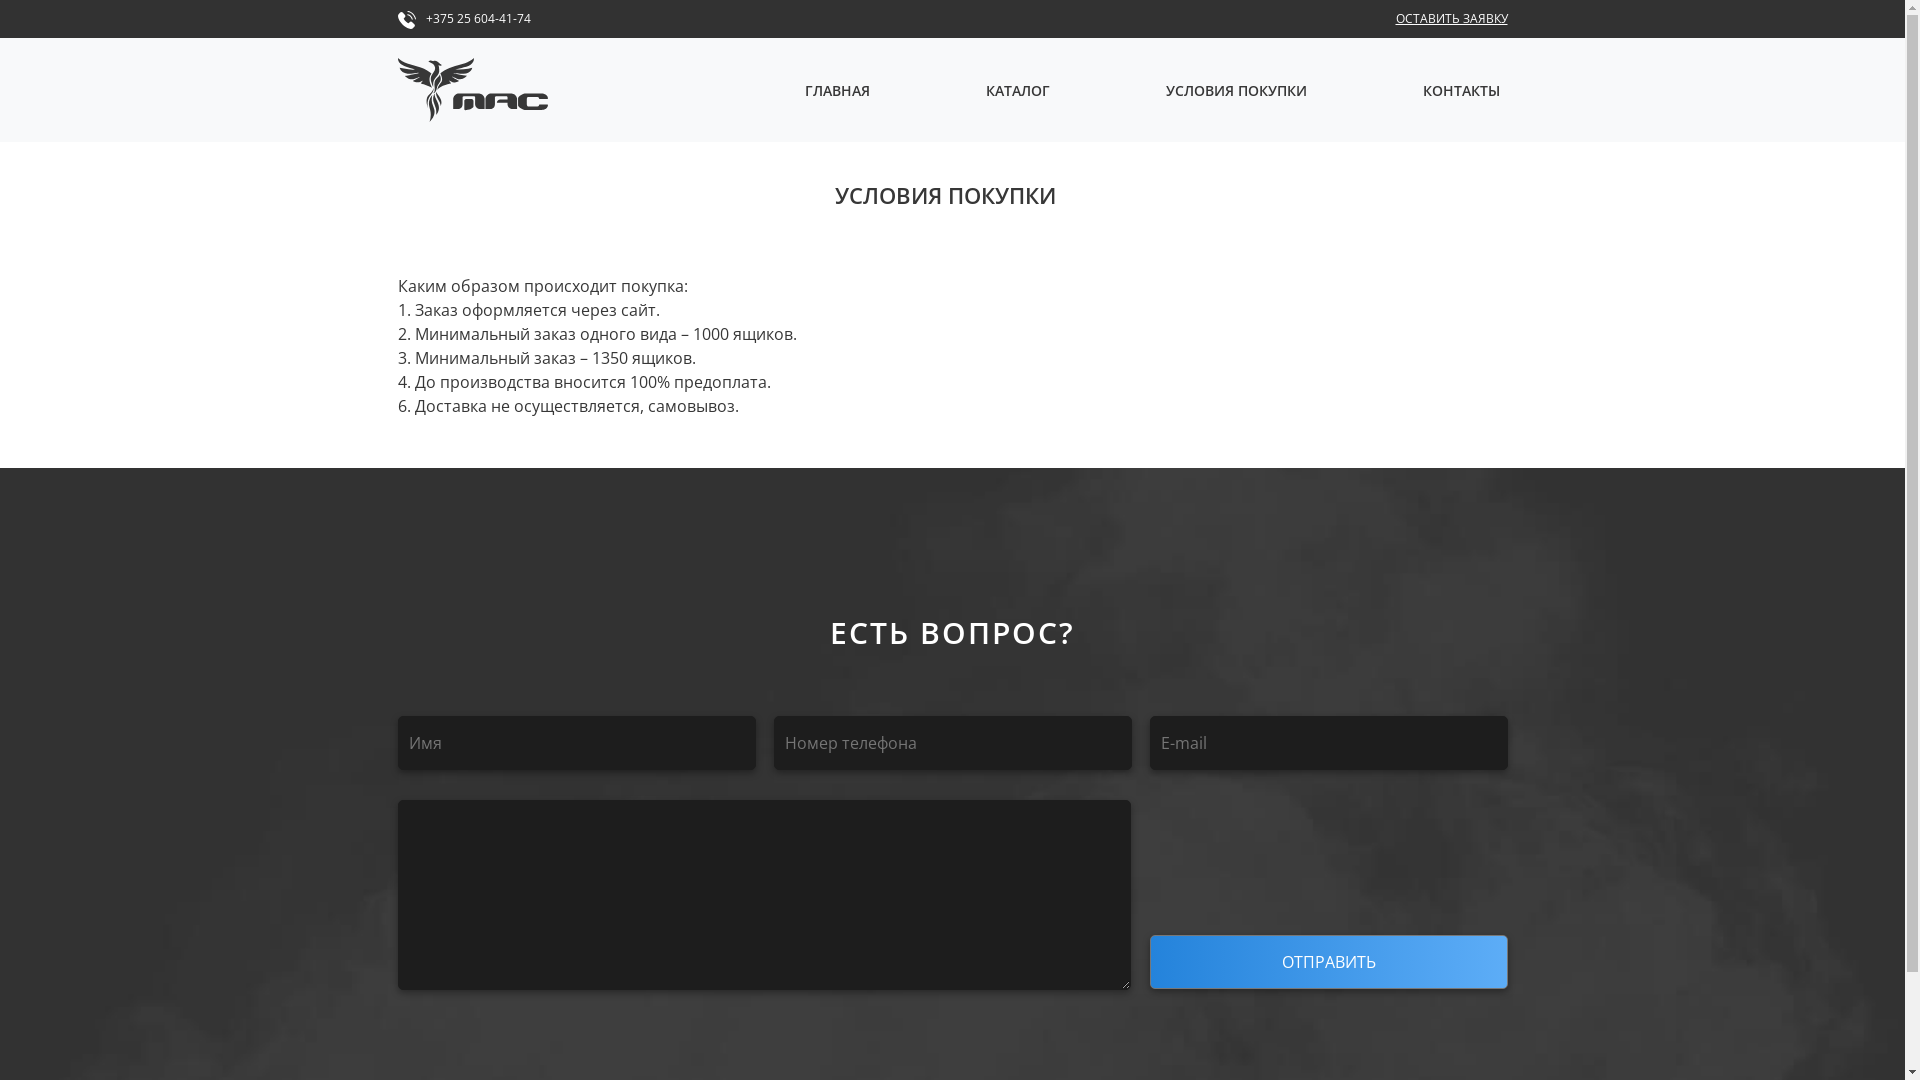  I want to click on '+375 25 604-41-74', so click(477, 18).